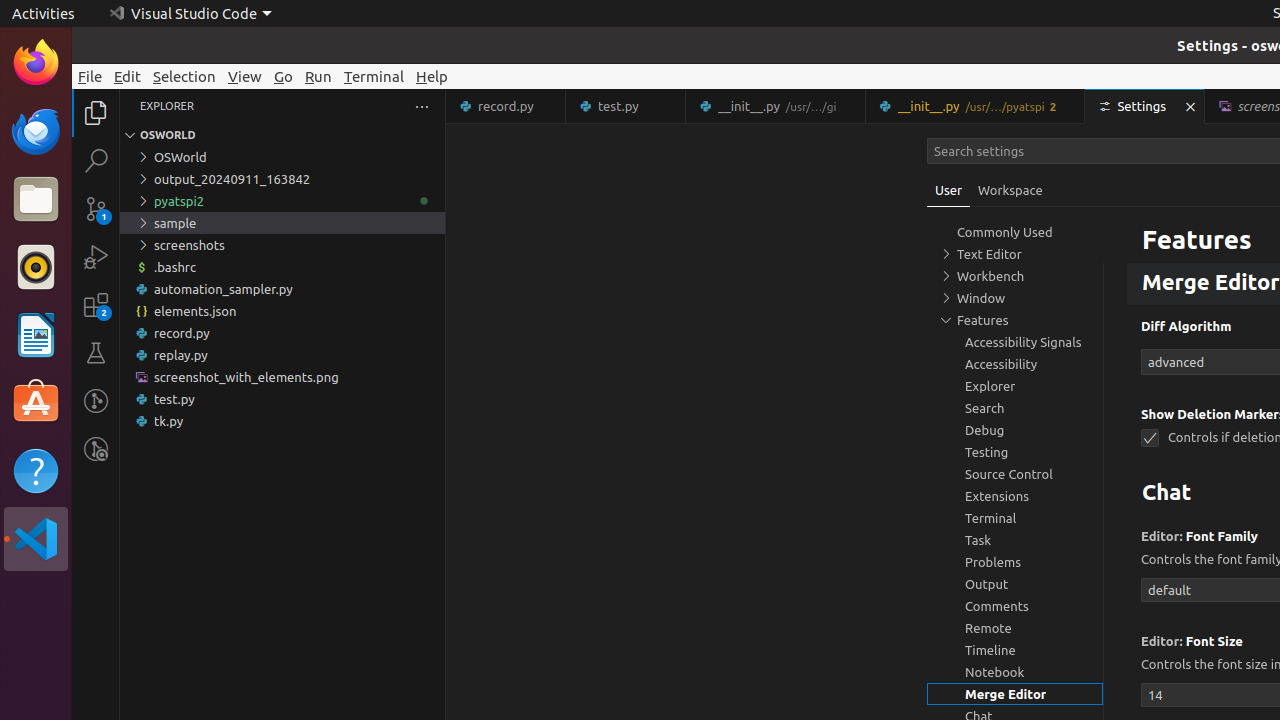  I want to click on 'sample', so click(281, 222).